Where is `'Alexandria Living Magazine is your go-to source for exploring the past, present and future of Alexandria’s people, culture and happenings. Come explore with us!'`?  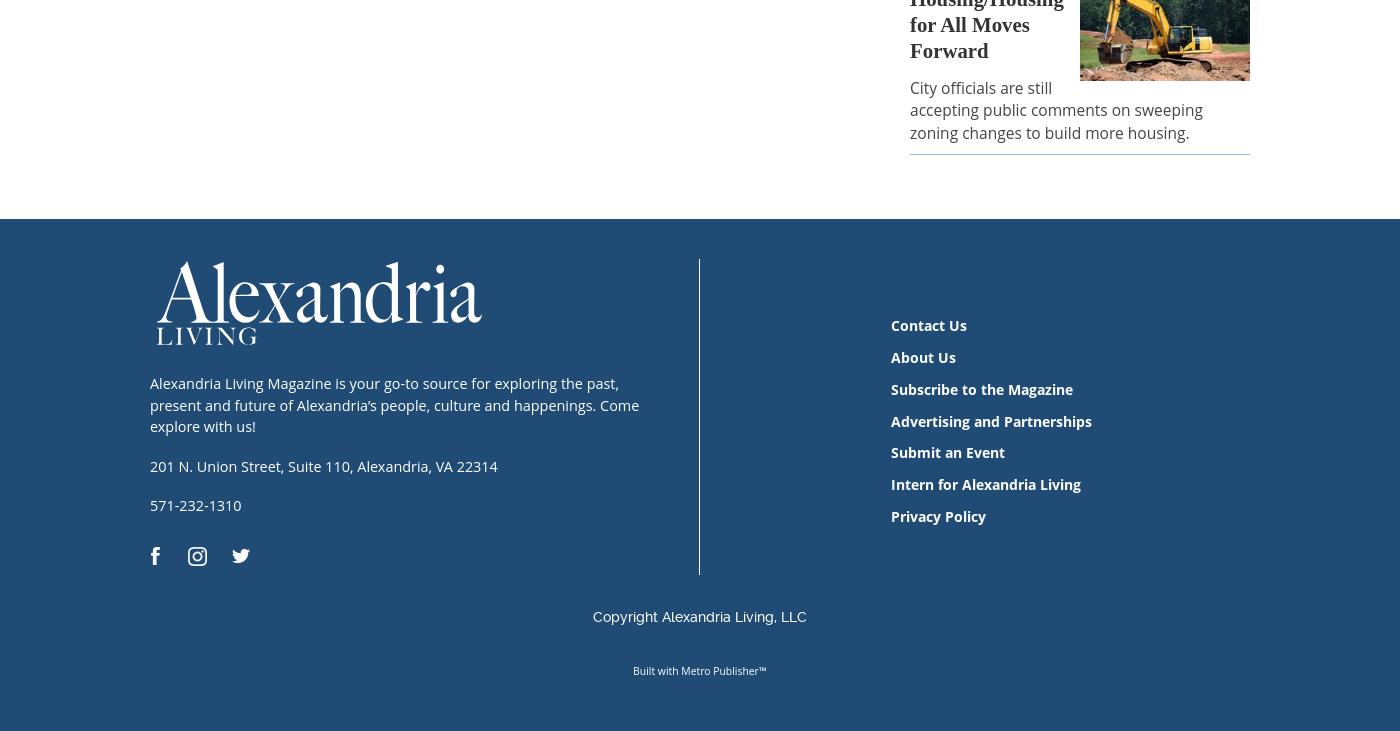 'Alexandria Living Magazine is your go-to source for exploring the past, present and future of Alexandria’s people, culture and happenings. Come explore with us!' is located at coordinates (394, 404).